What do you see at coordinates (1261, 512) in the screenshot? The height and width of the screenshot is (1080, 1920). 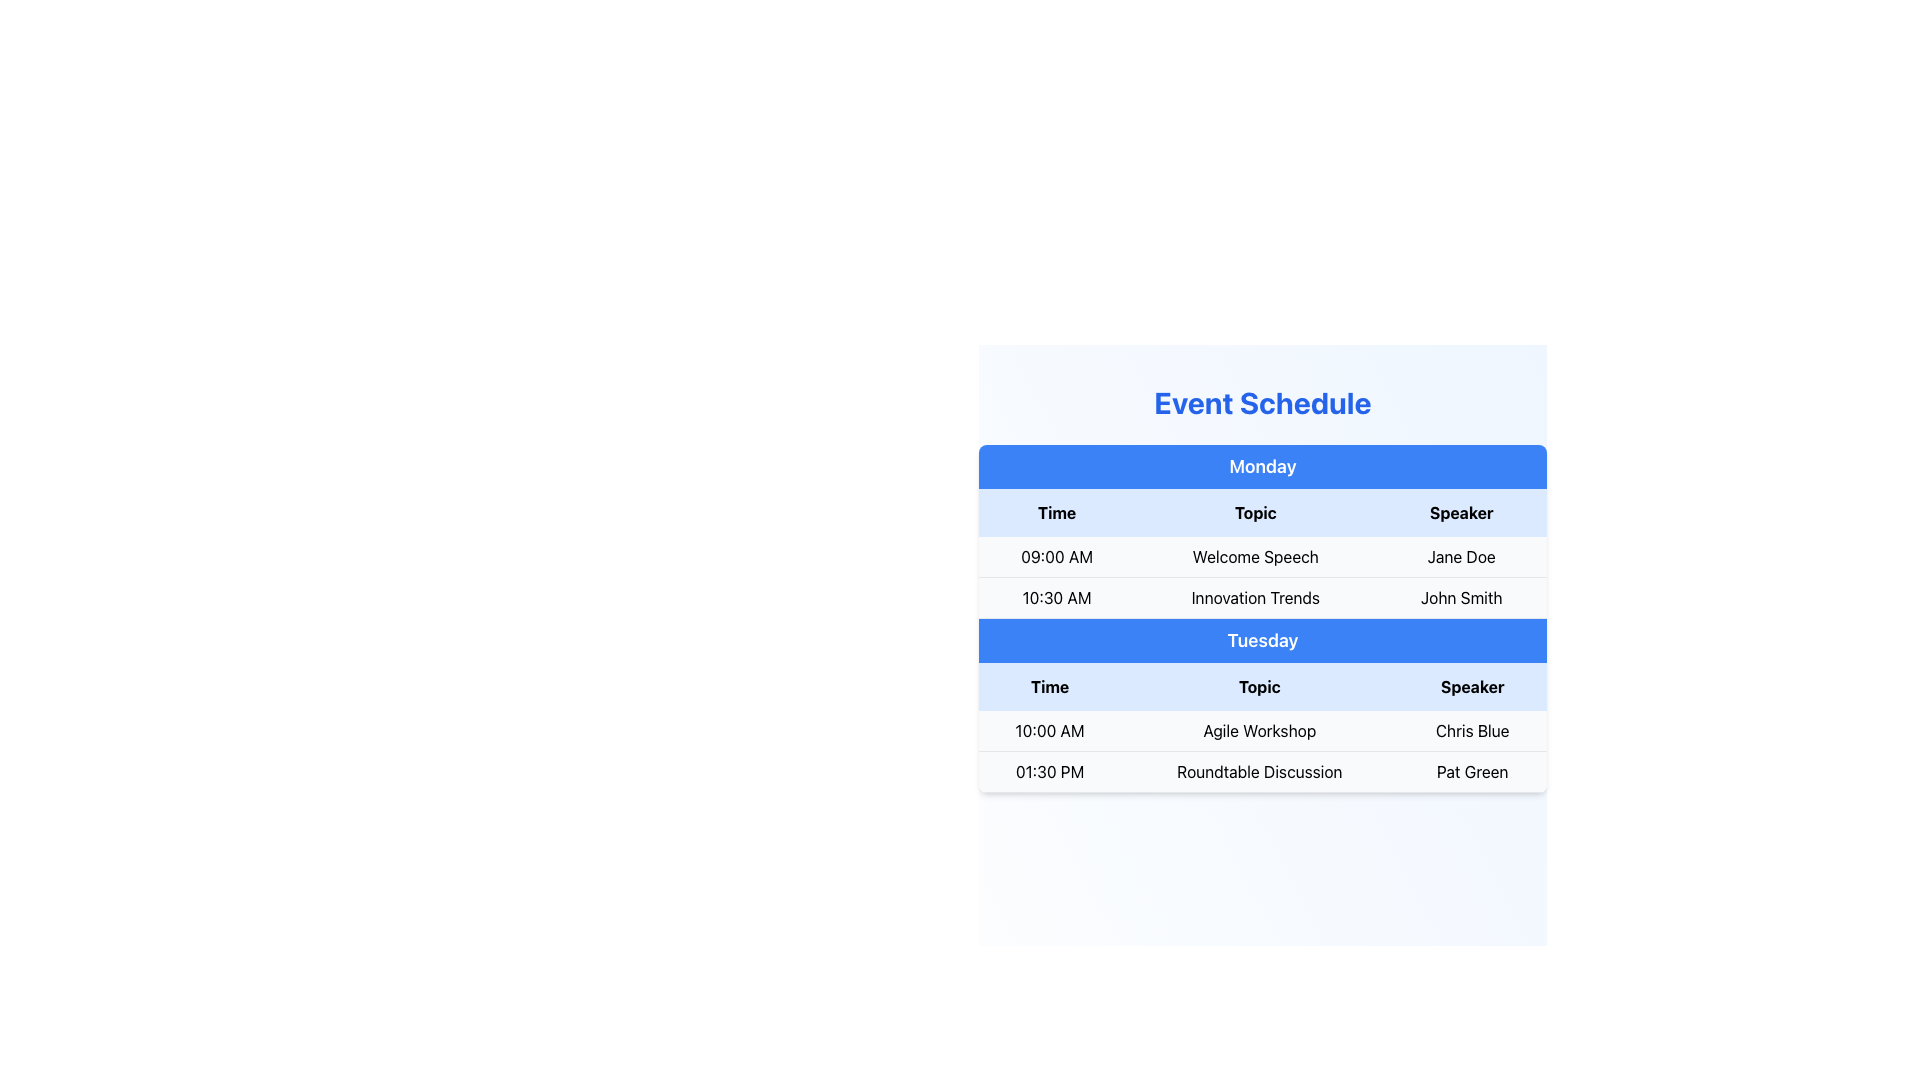 I see `the Table Header Row of the schedule table, which categorizes the subsequent rows into 'Time,' 'Topic,' and 'Speaker.' This row is located directly below the blue section labeled 'Monday.'` at bounding box center [1261, 512].